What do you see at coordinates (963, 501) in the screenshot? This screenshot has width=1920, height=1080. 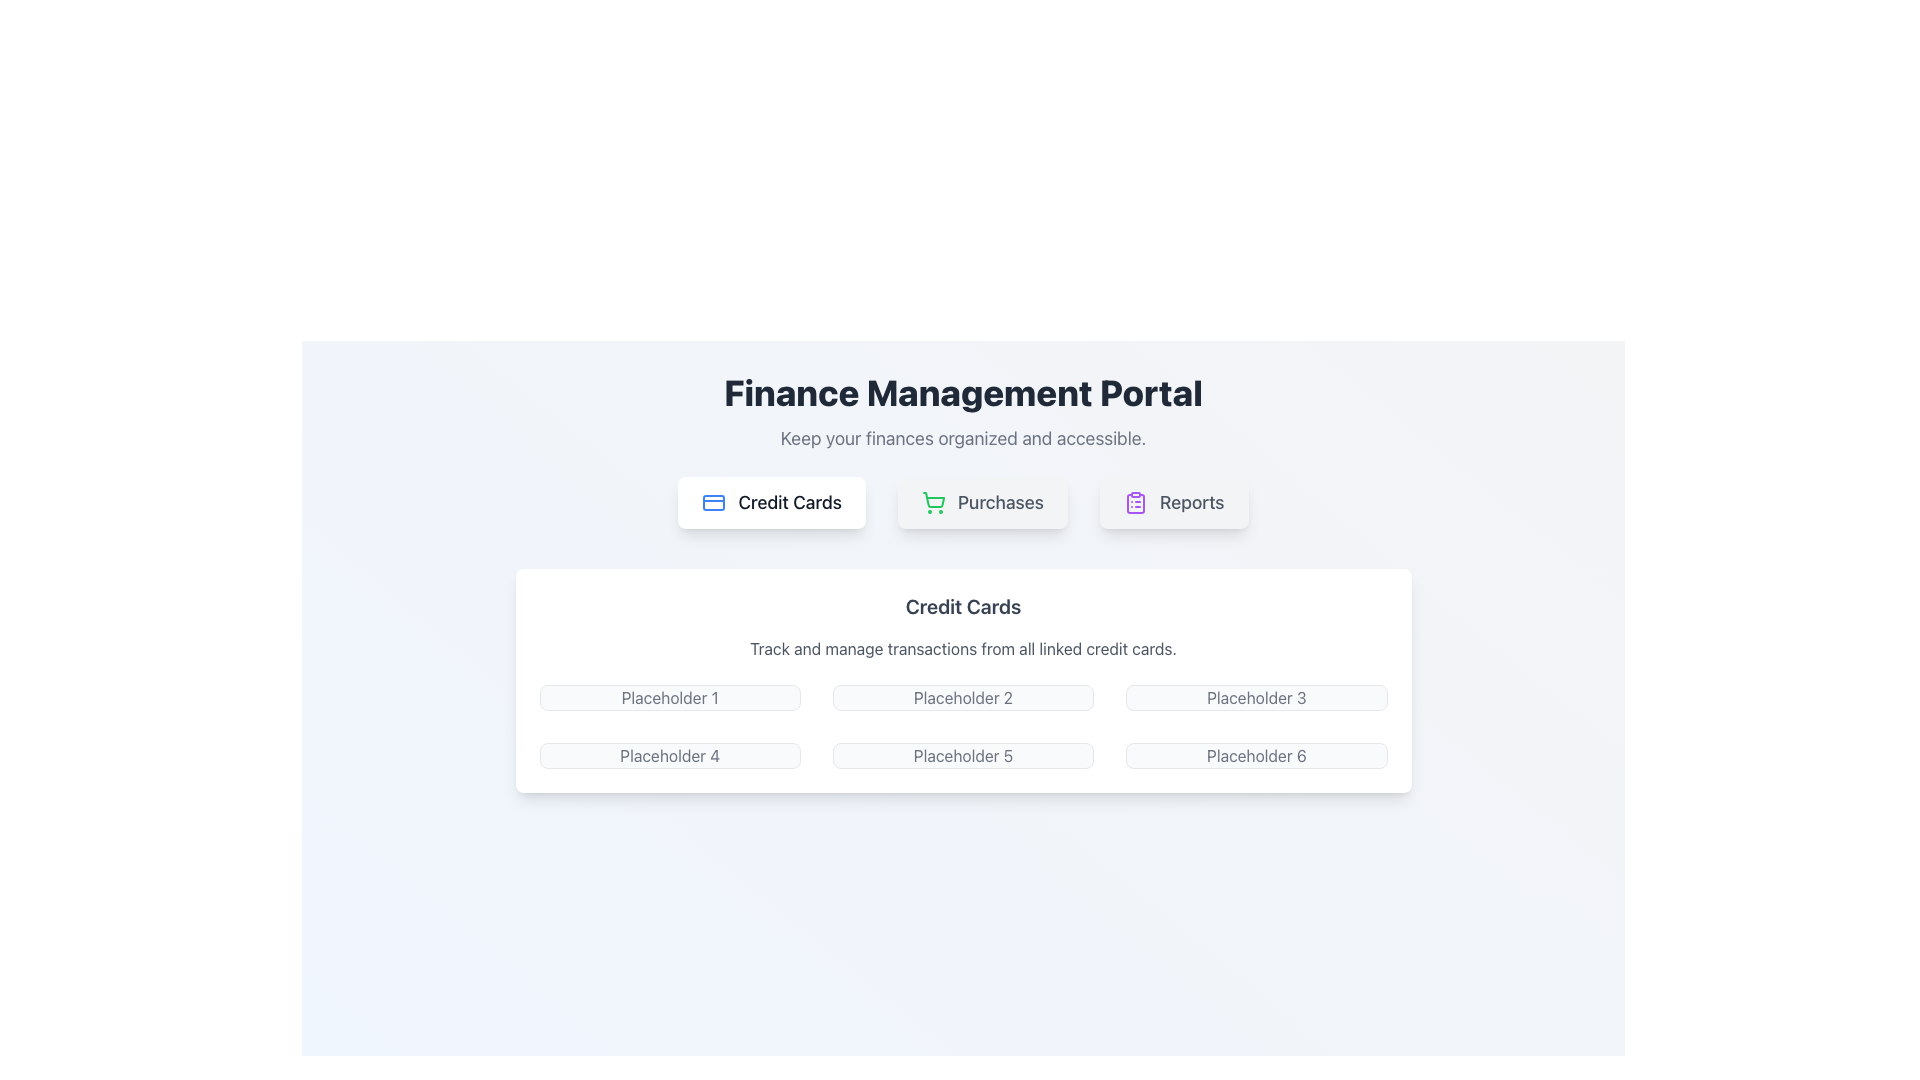 I see `the navigation tab located centrally below the 'Finance Management Portal' title` at bounding box center [963, 501].